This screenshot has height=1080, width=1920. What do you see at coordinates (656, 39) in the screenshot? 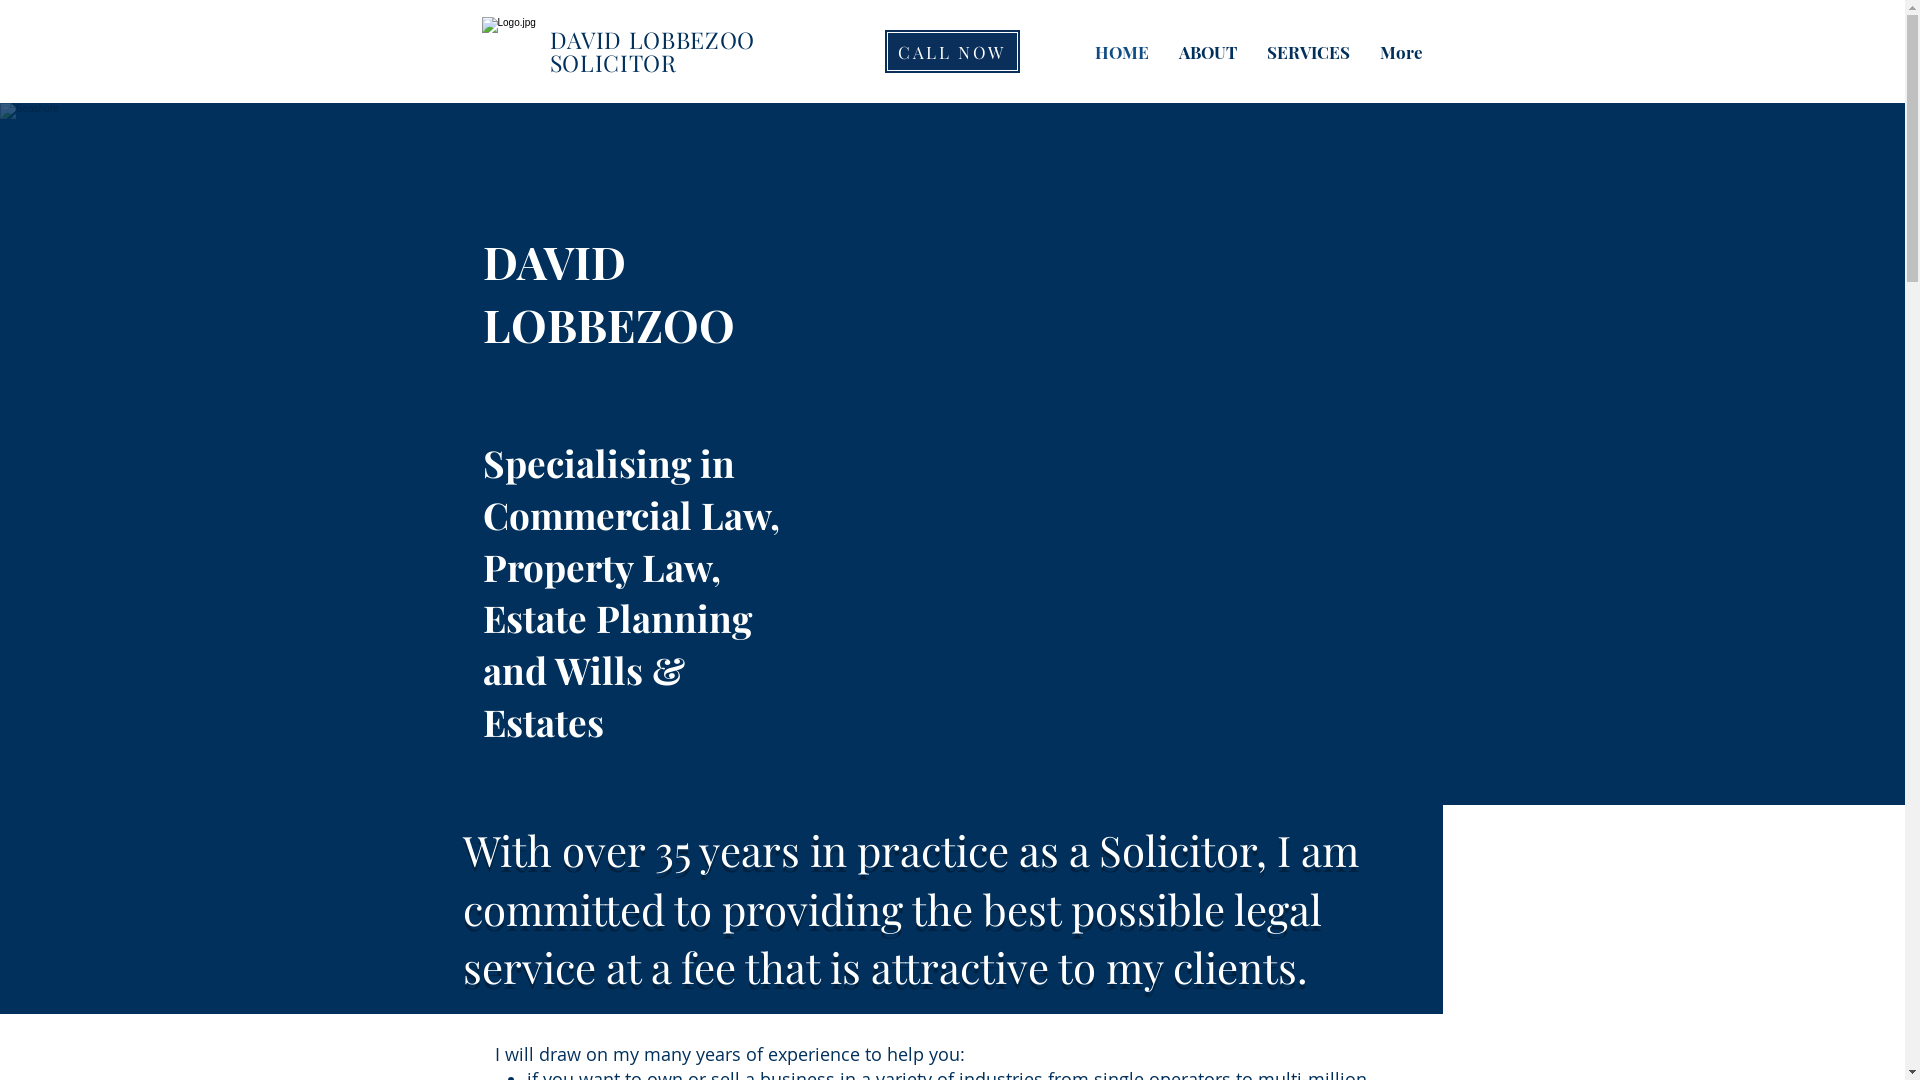
I see `'DAVID LOBBEZOO '` at bounding box center [656, 39].